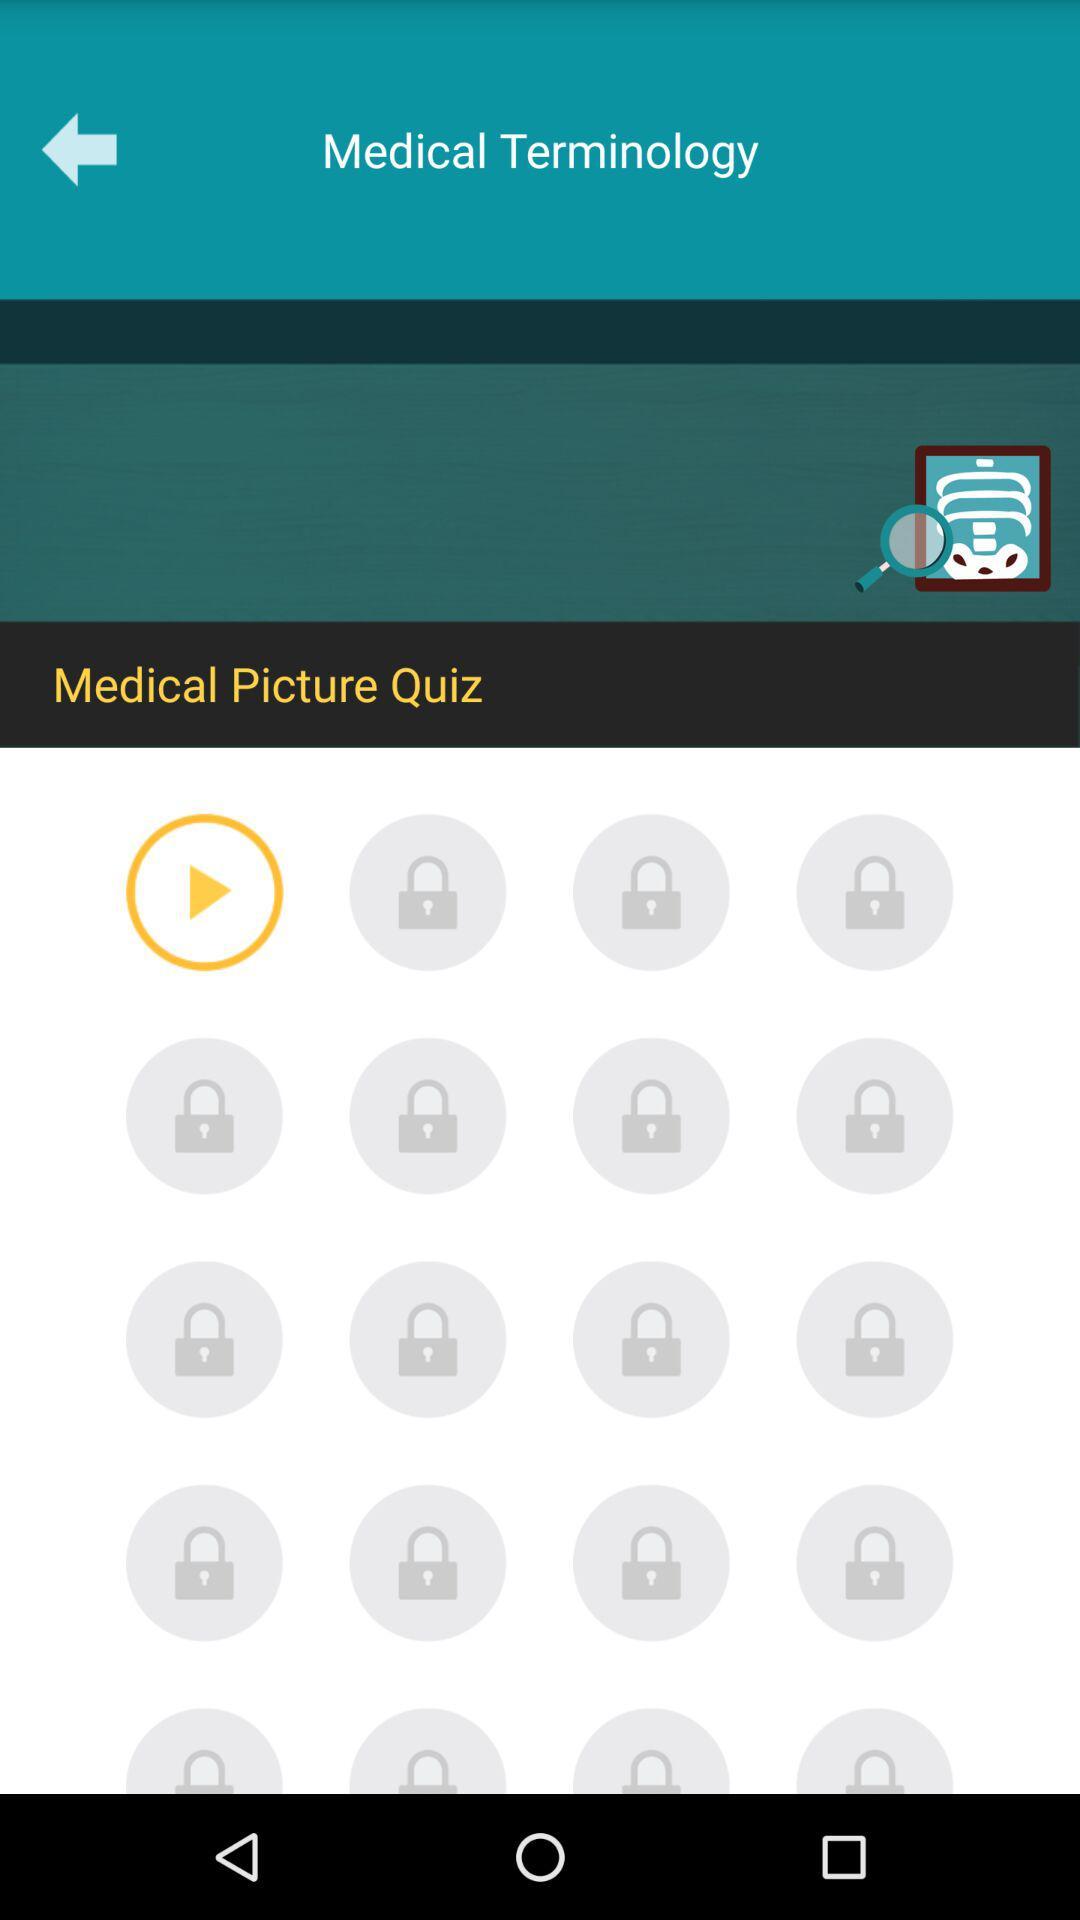 The image size is (1080, 1920). I want to click on the second line fourth lock icon, so click(874, 1114).